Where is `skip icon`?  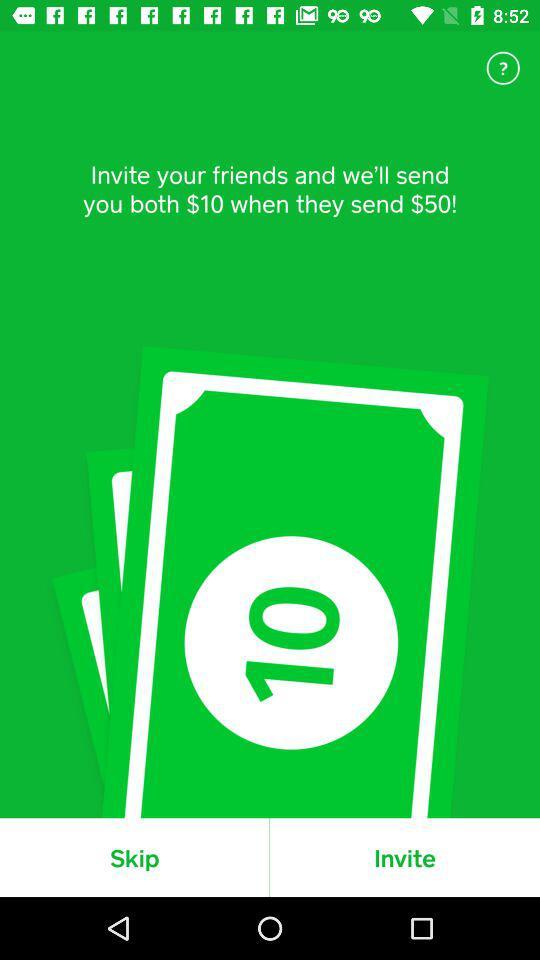 skip icon is located at coordinates (134, 856).